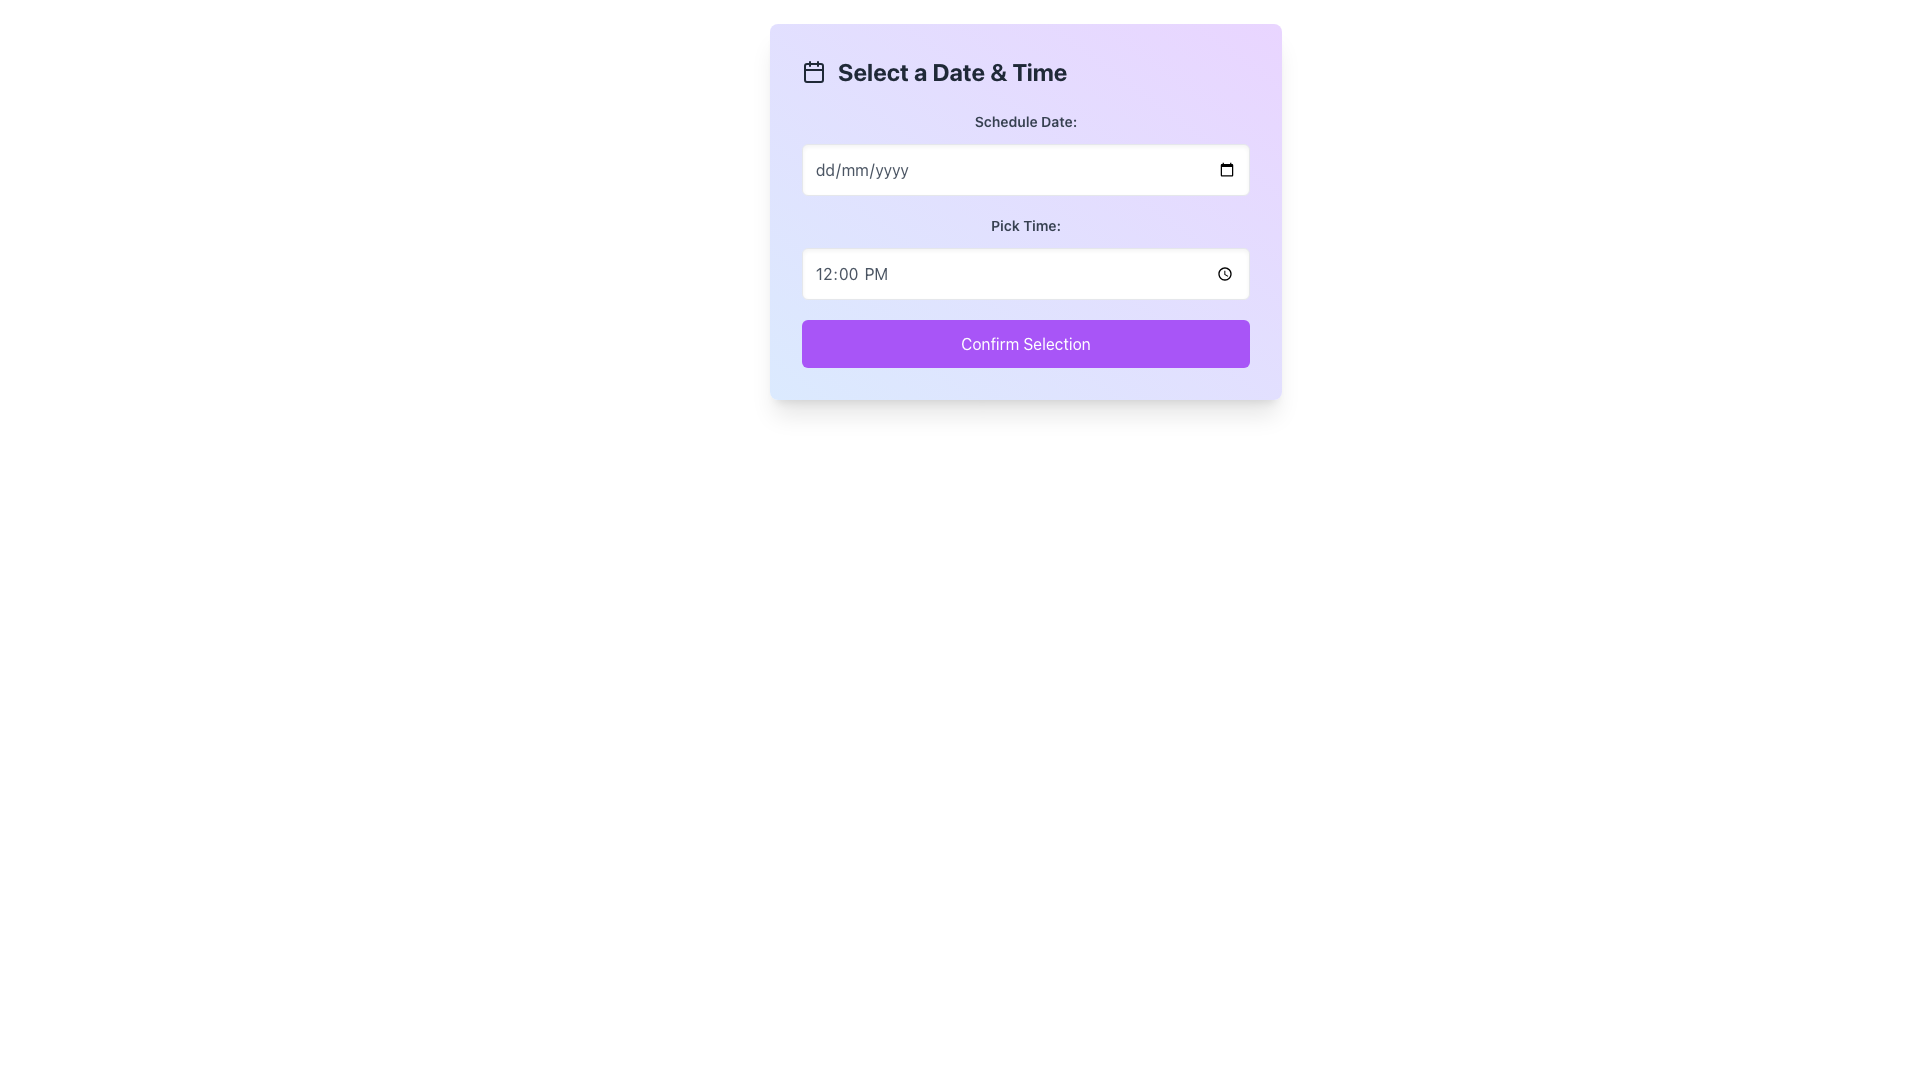 This screenshot has width=1920, height=1080. I want to click on the submit button, so click(1026, 342).